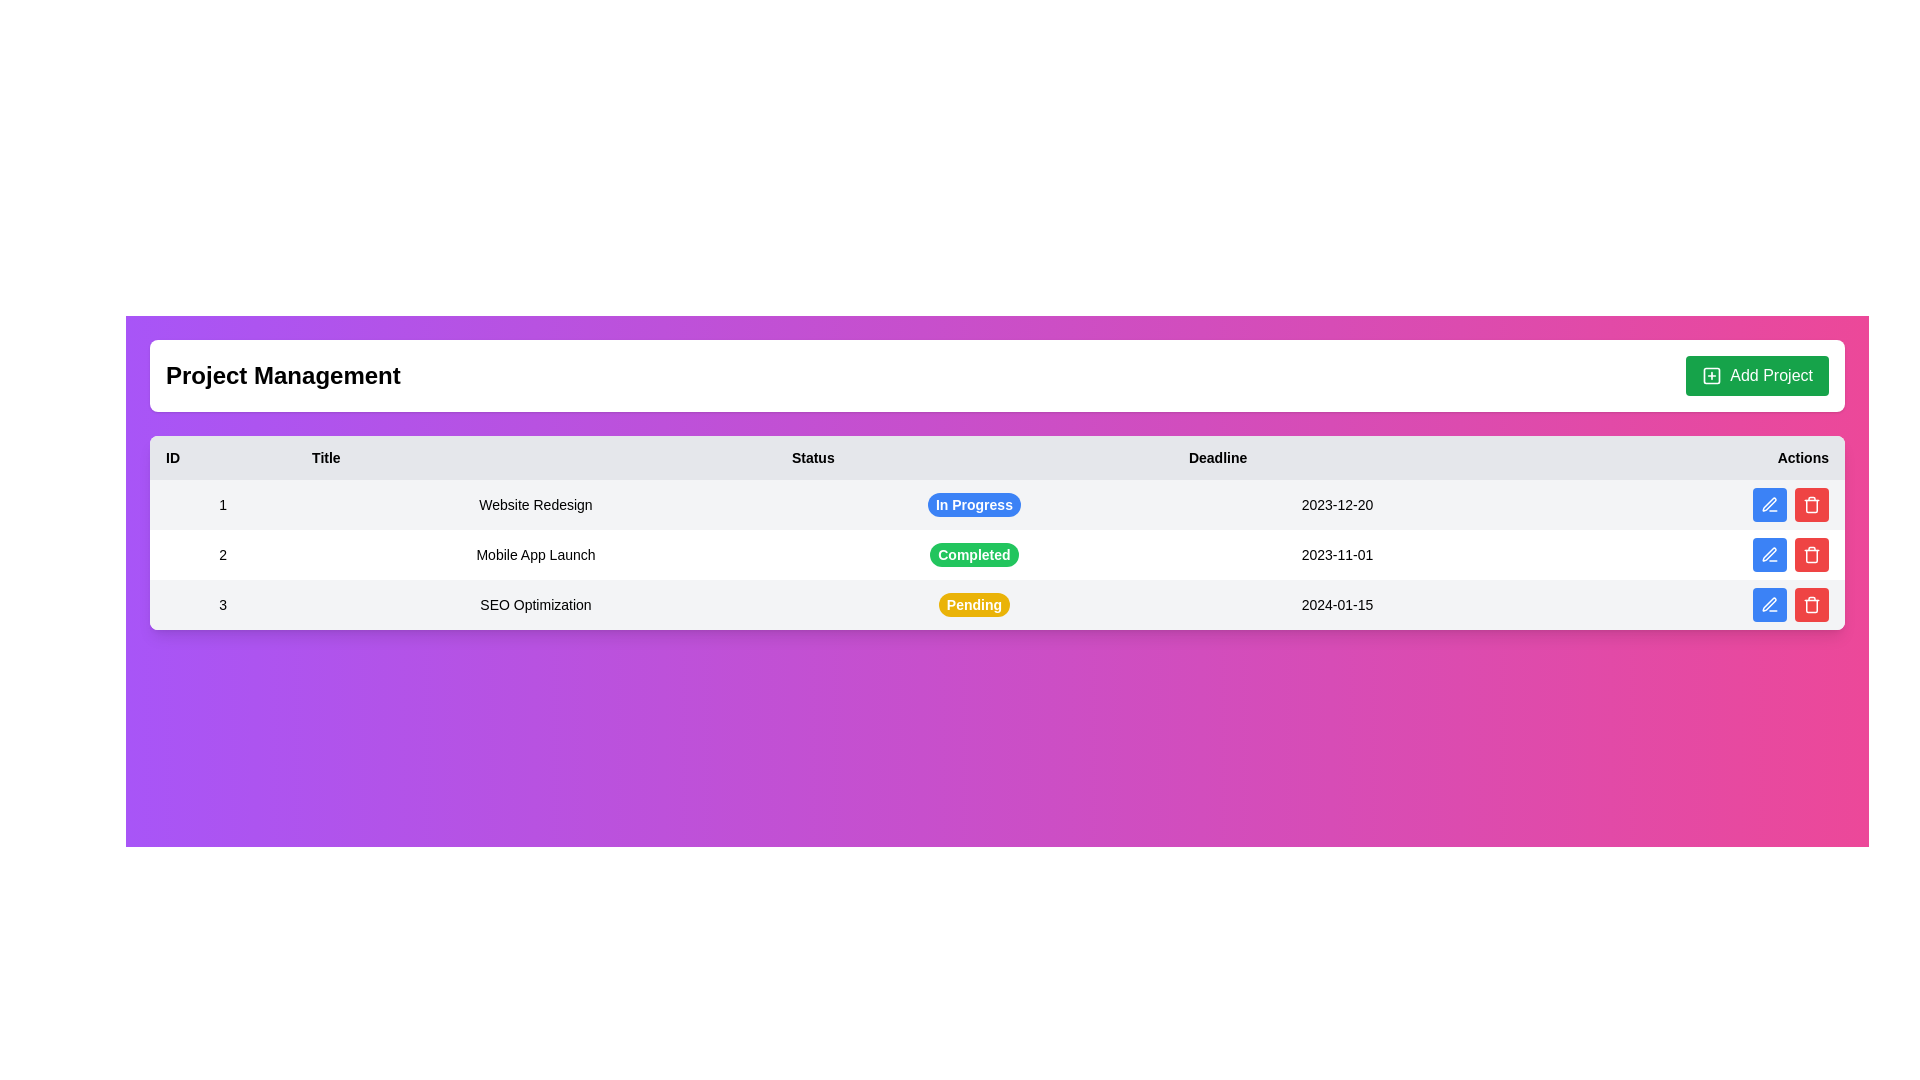 Image resolution: width=1920 pixels, height=1080 pixels. Describe the element at coordinates (1770, 504) in the screenshot. I see `the edit button located in the rightmost column of the first row under the 'Actions' header in the table` at that location.